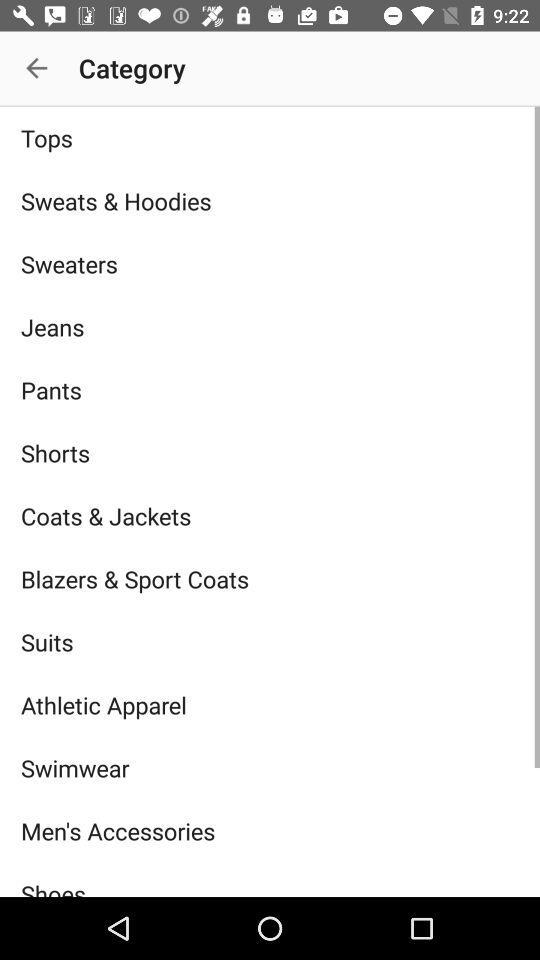 The height and width of the screenshot is (960, 540). I want to click on the shoes icon, so click(270, 878).